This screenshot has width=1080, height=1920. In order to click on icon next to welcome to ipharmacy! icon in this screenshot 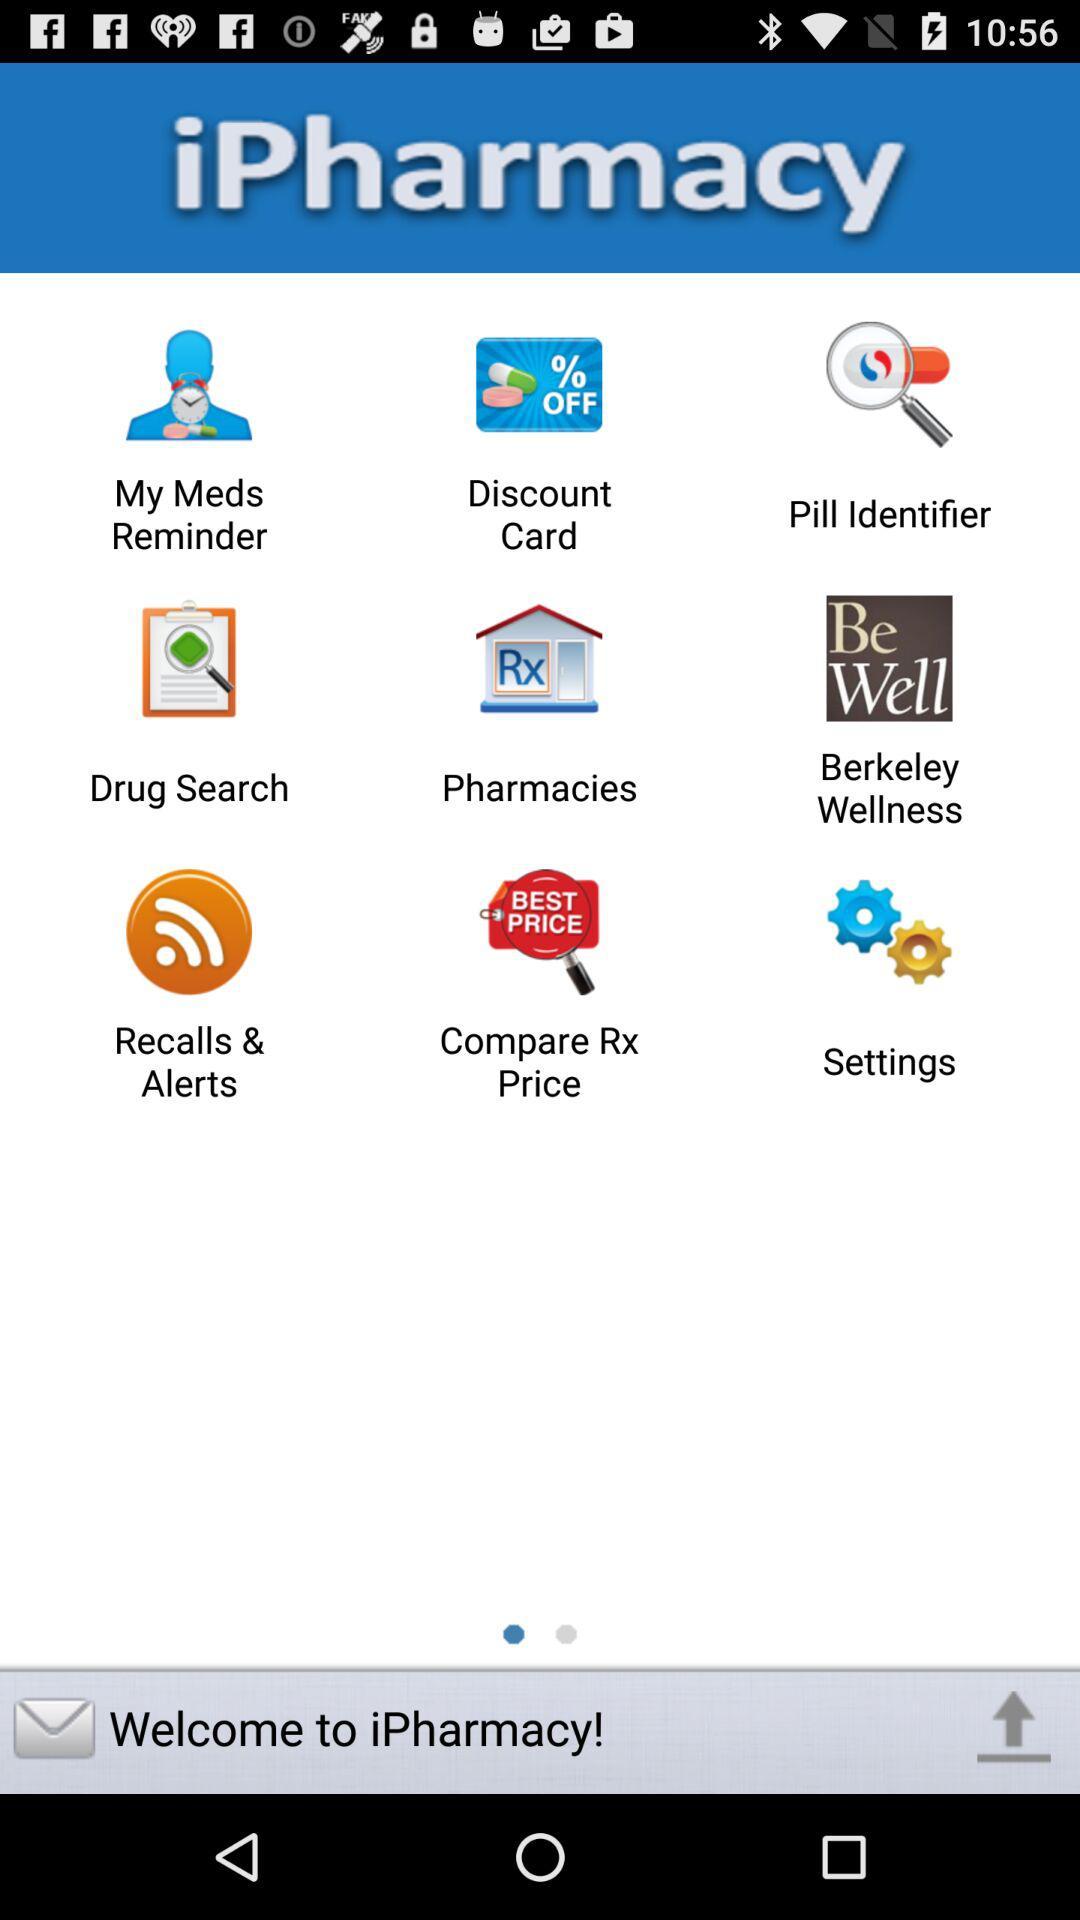, I will do `click(1014, 1727)`.